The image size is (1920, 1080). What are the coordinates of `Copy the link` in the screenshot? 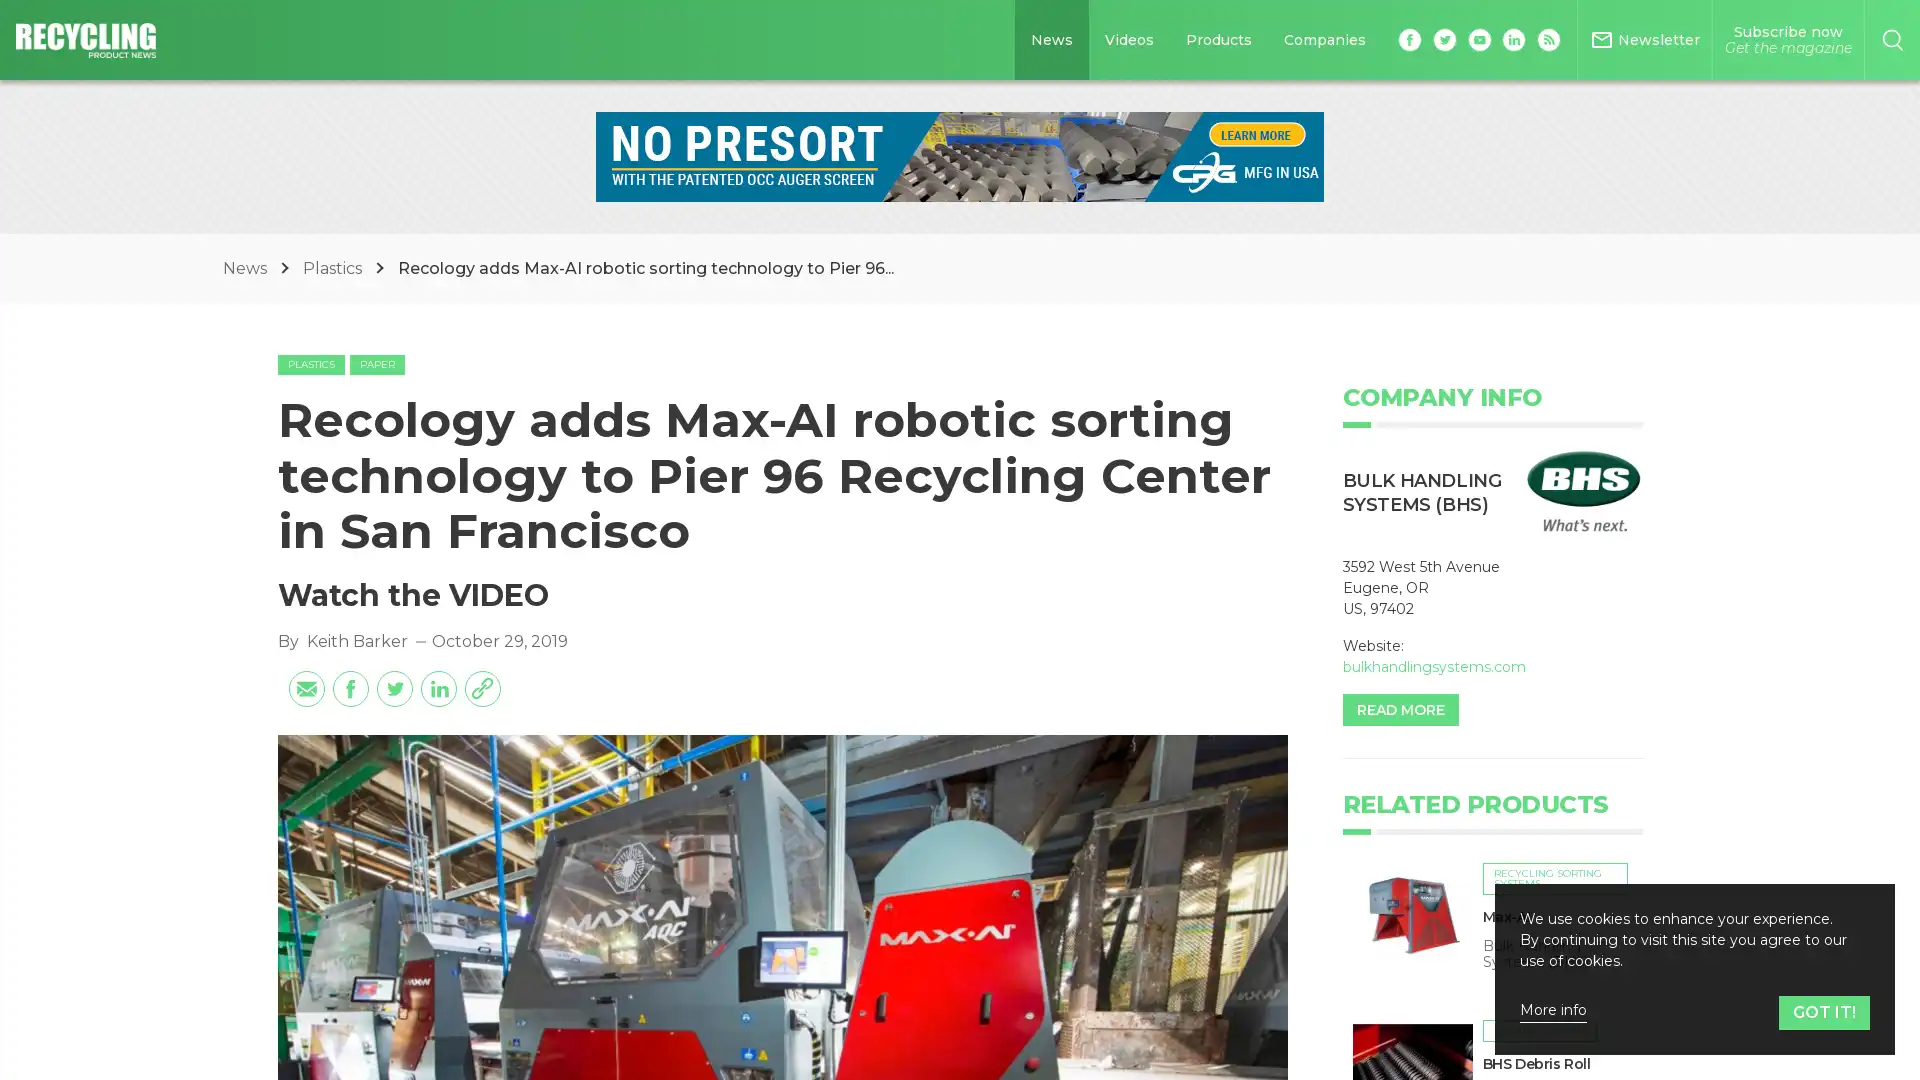 It's located at (481, 686).